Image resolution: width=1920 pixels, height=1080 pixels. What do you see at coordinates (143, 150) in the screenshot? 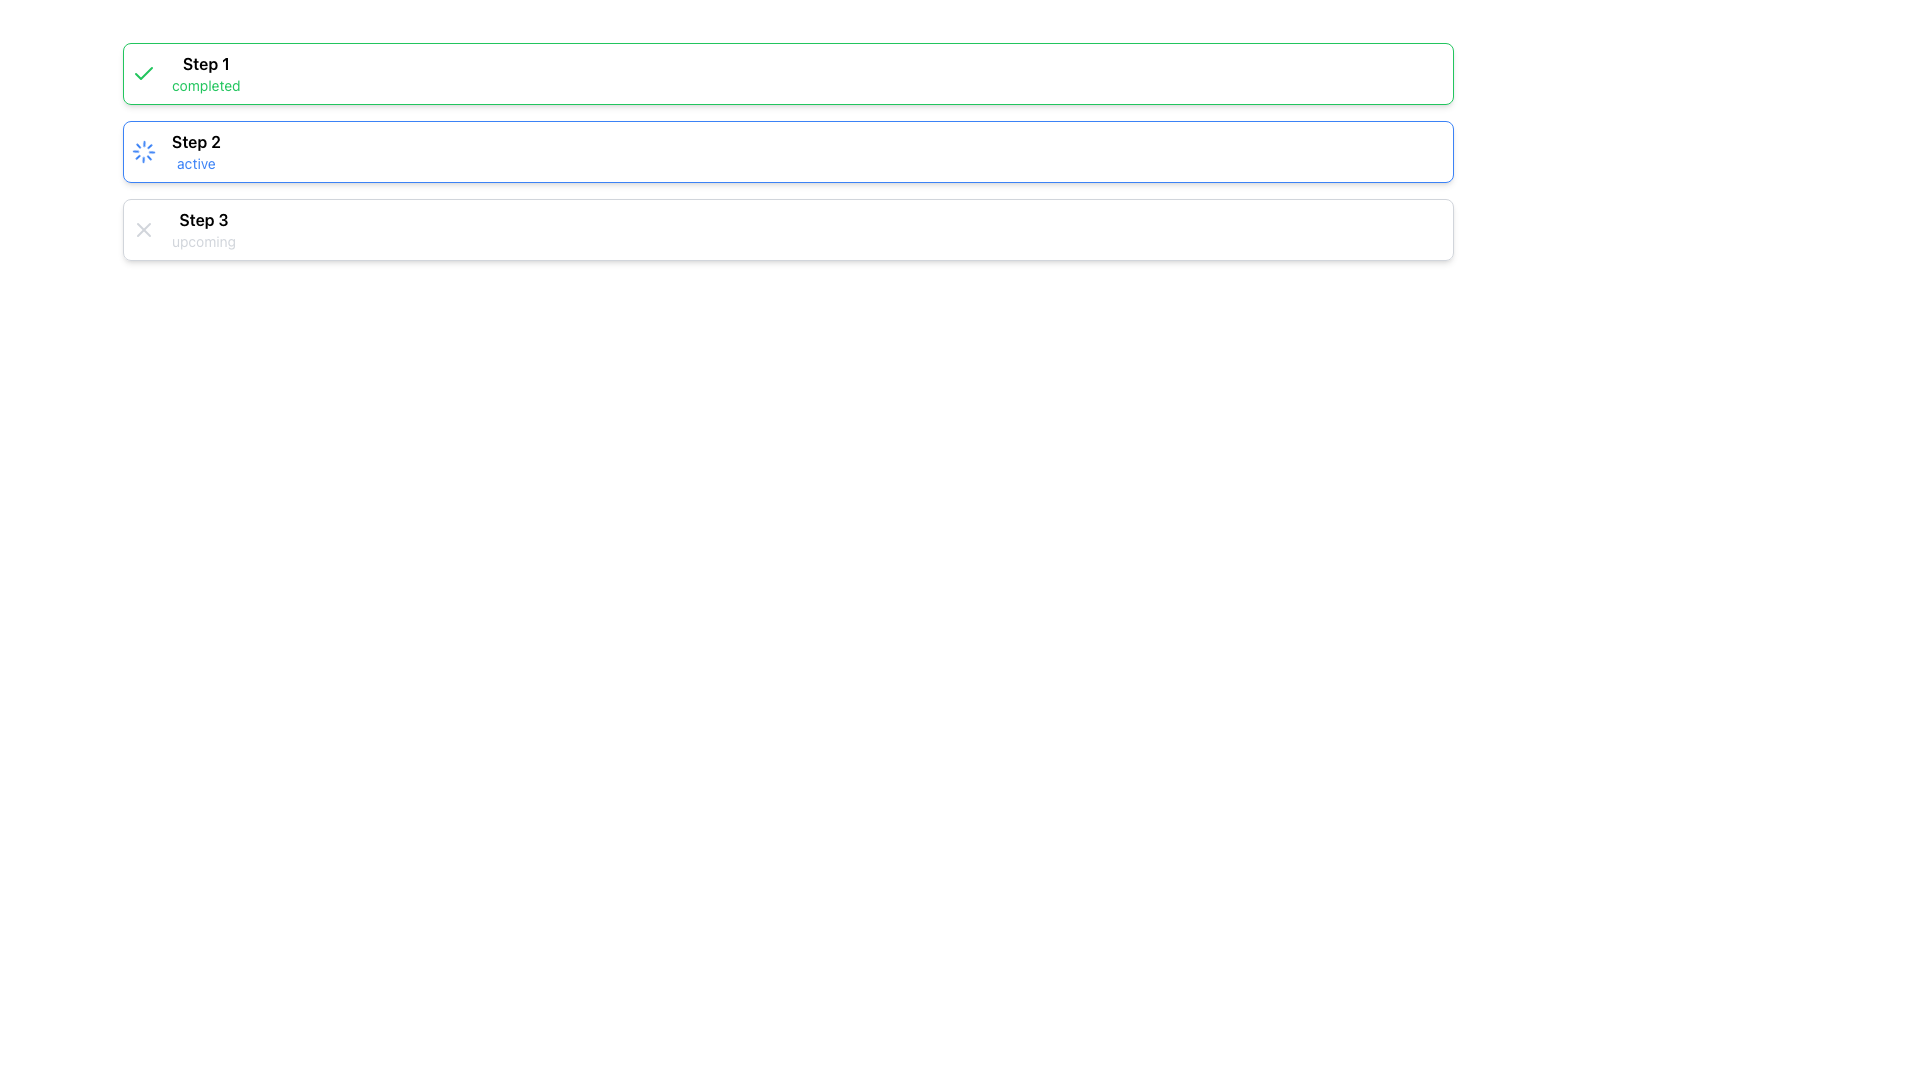
I see `the Spinner icon located in the 'Step 2' section of the progress bar, which indicates that Step 2 is currently active` at bounding box center [143, 150].